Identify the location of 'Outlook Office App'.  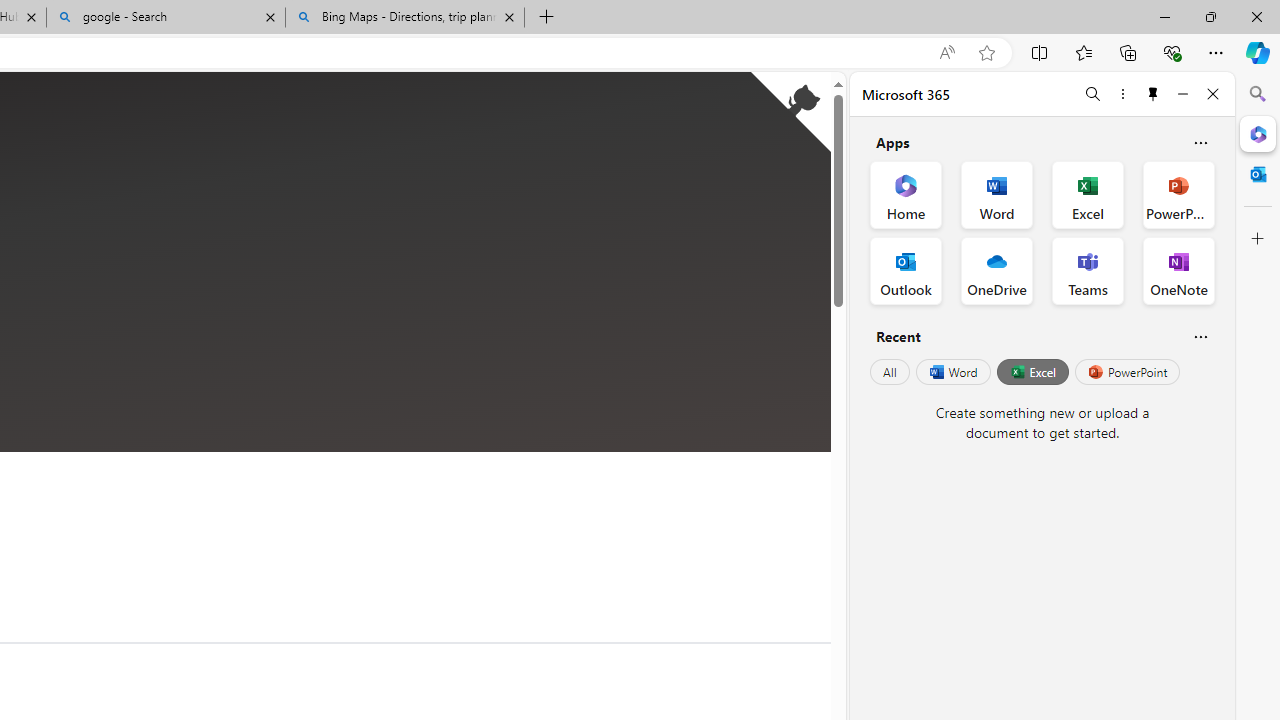
(905, 271).